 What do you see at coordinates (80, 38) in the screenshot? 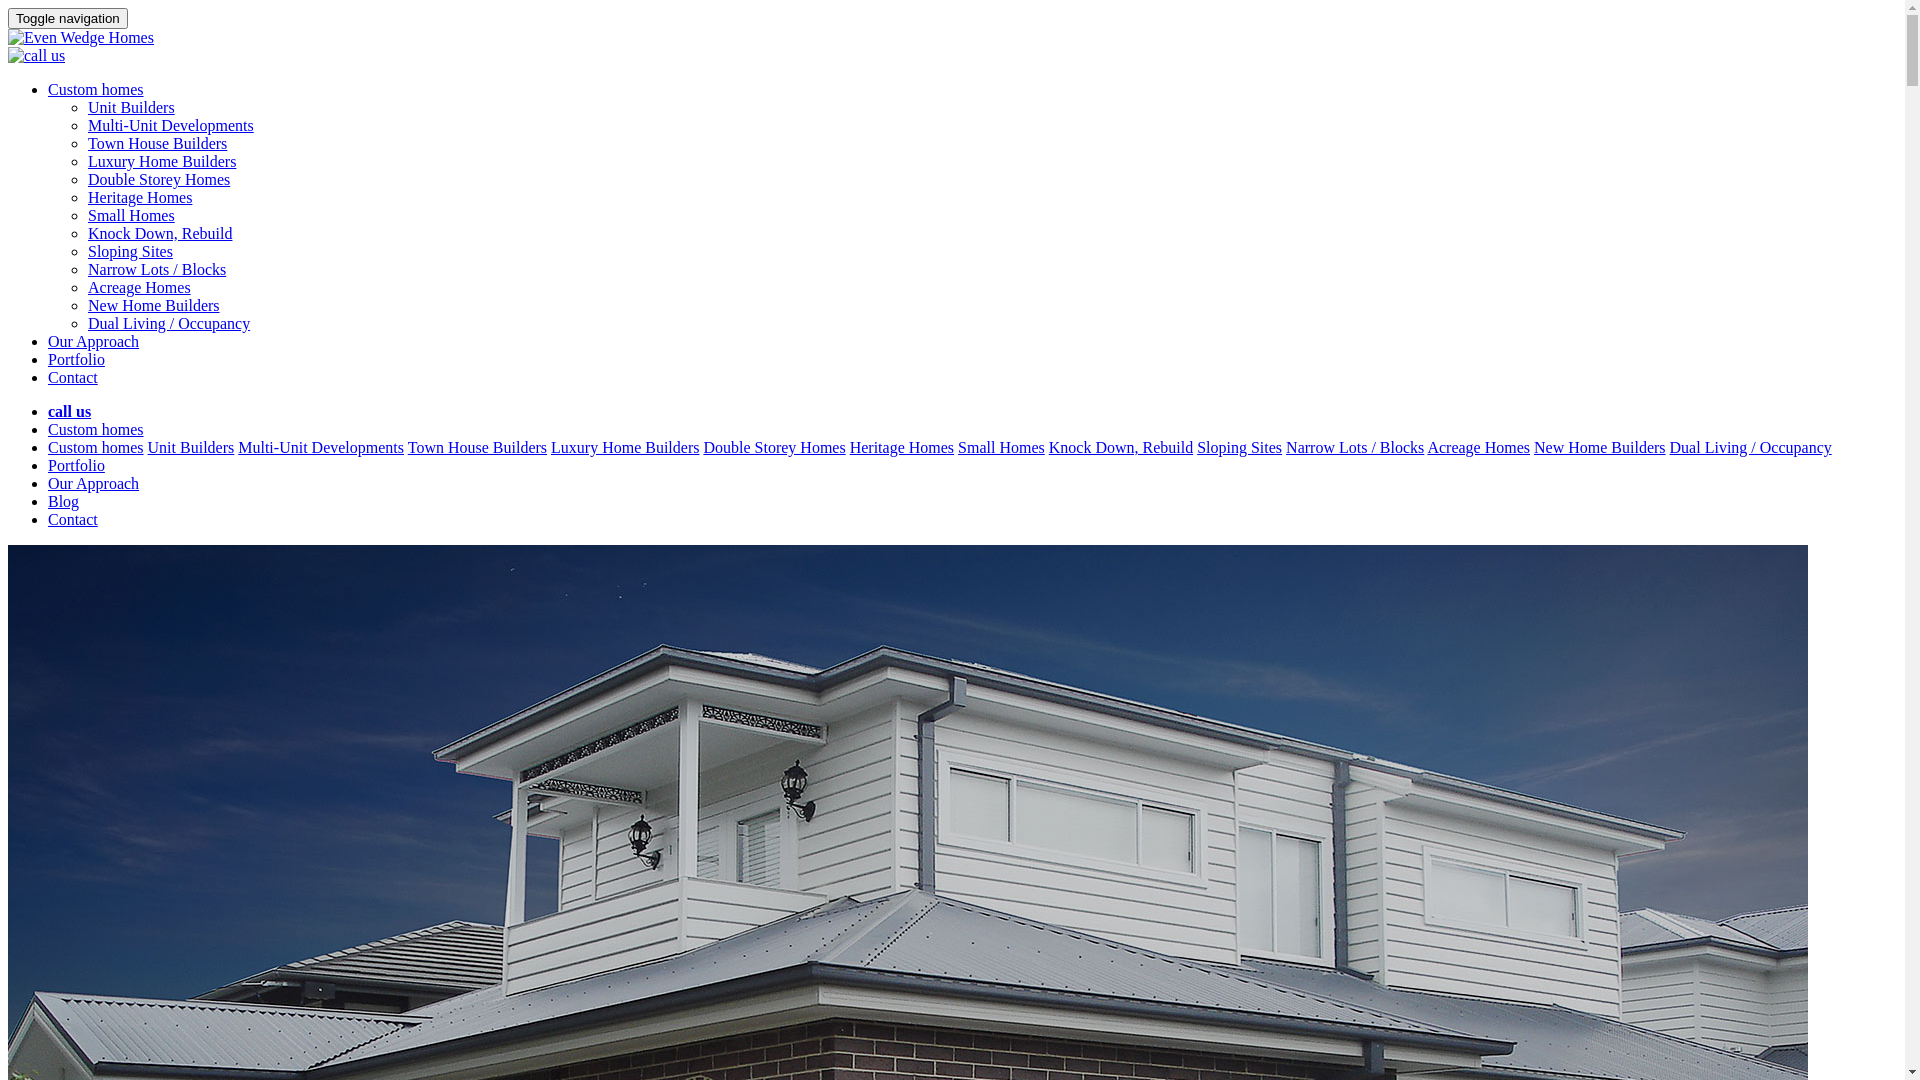
I see `'Even Wedge Homes'` at bounding box center [80, 38].